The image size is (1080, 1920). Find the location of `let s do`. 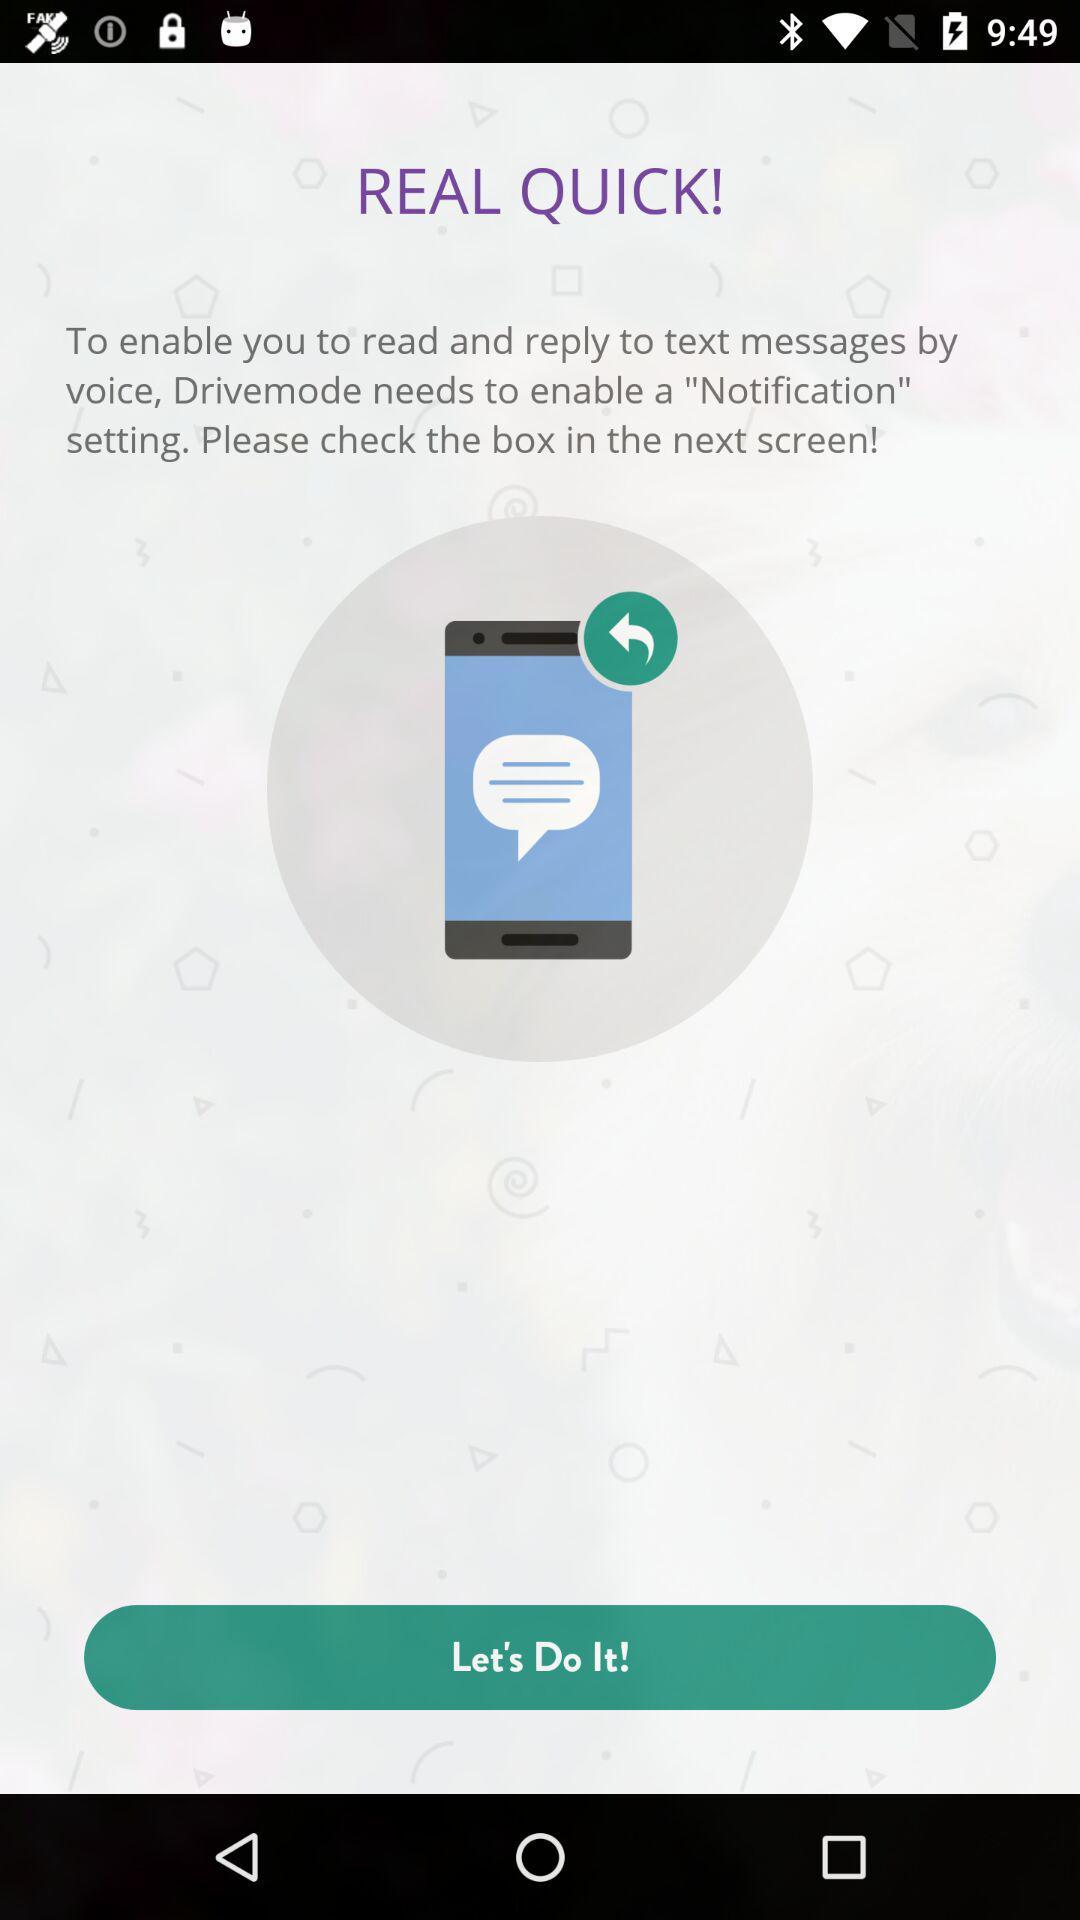

let s do is located at coordinates (540, 1657).